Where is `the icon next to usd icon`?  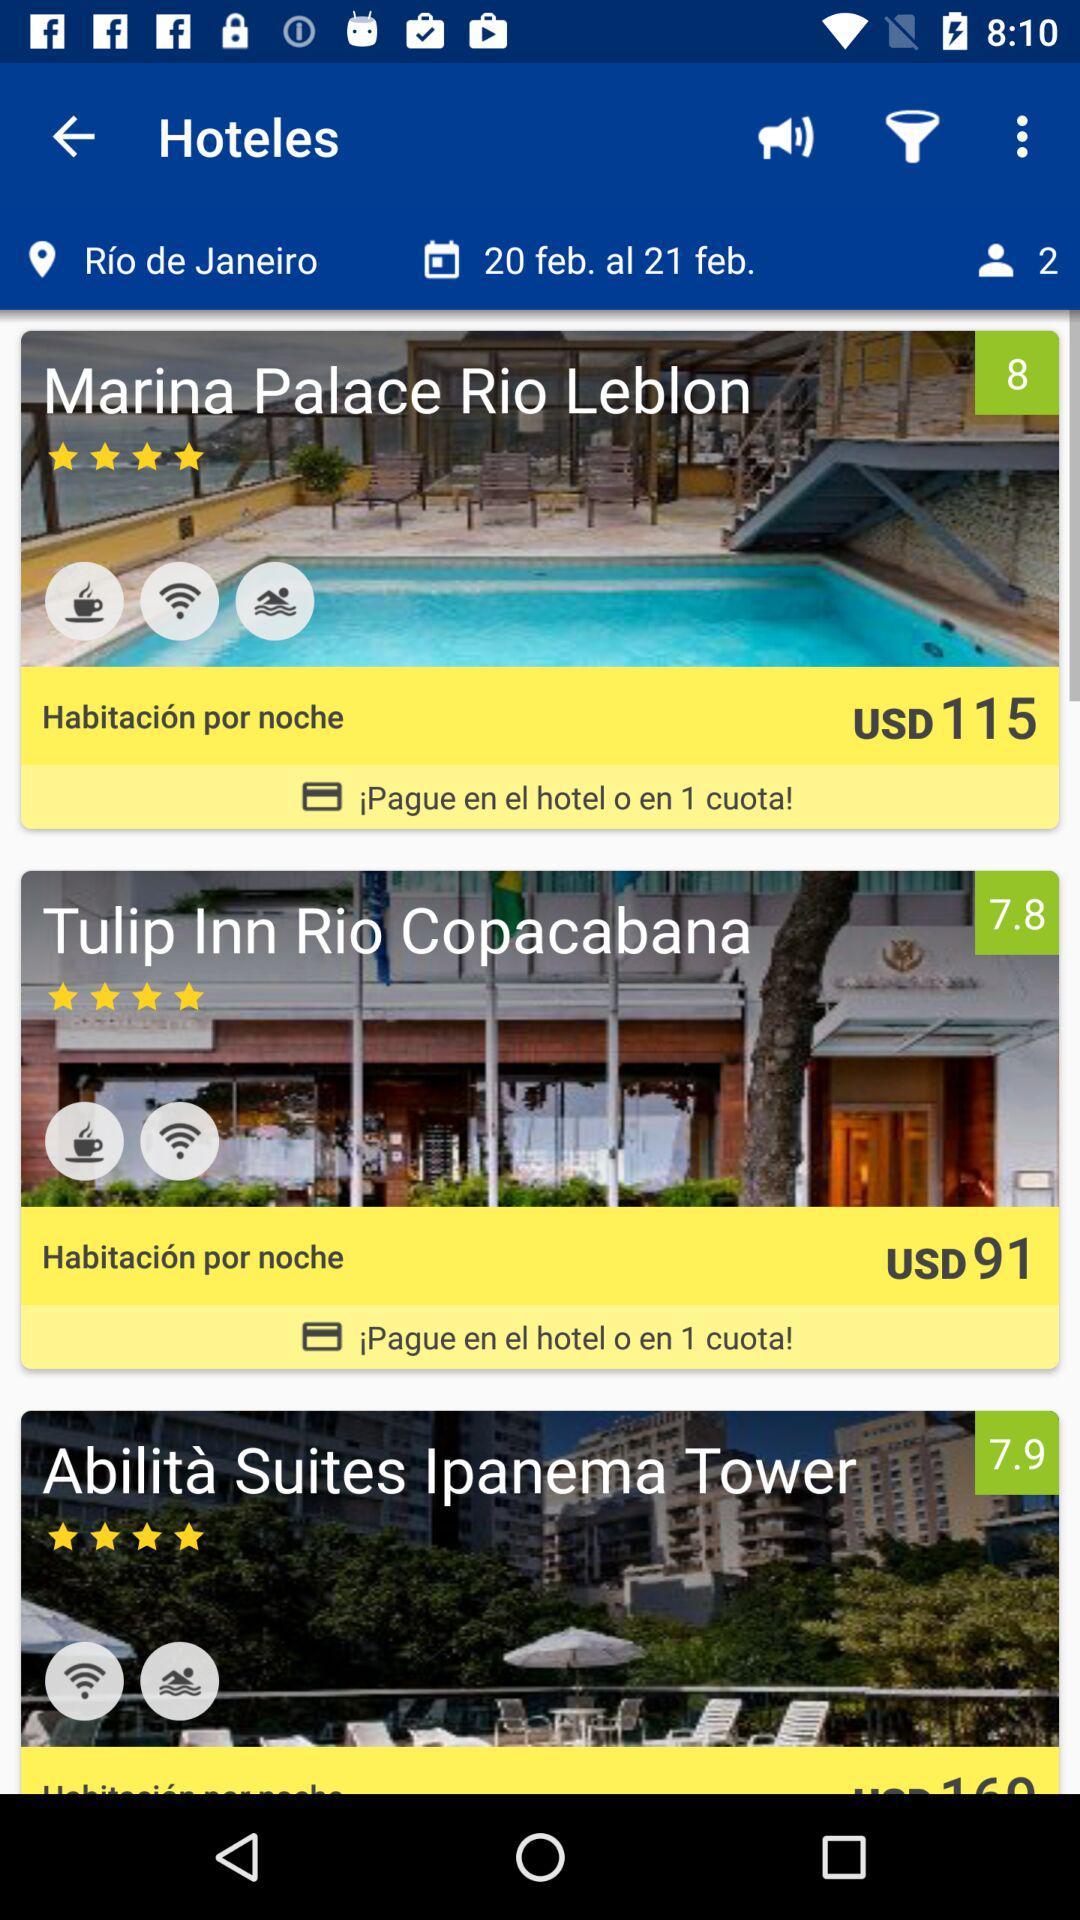
the icon next to usd icon is located at coordinates (987, 715).